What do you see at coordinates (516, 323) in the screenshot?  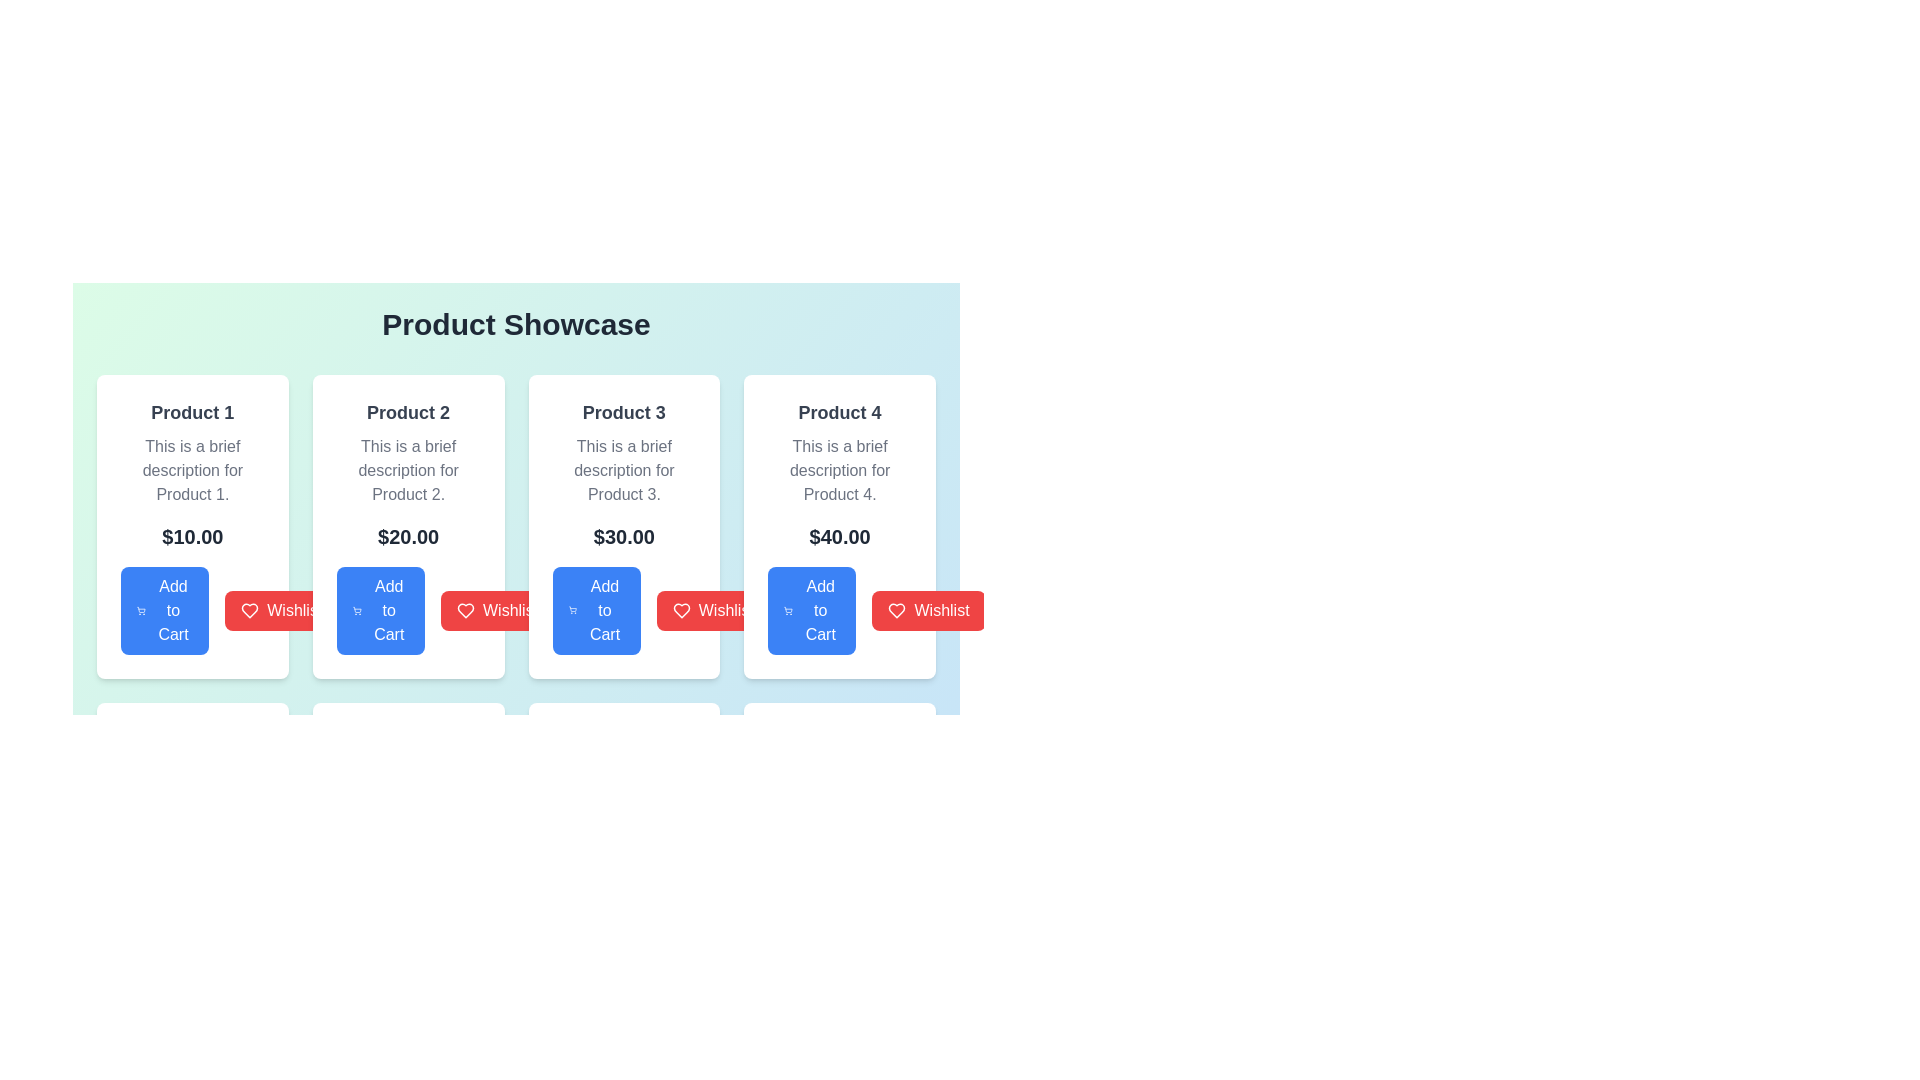 I see `header text located at the top of the content area, which introduces the product cards section and provides context to the user` at bounding box center [516, 323].